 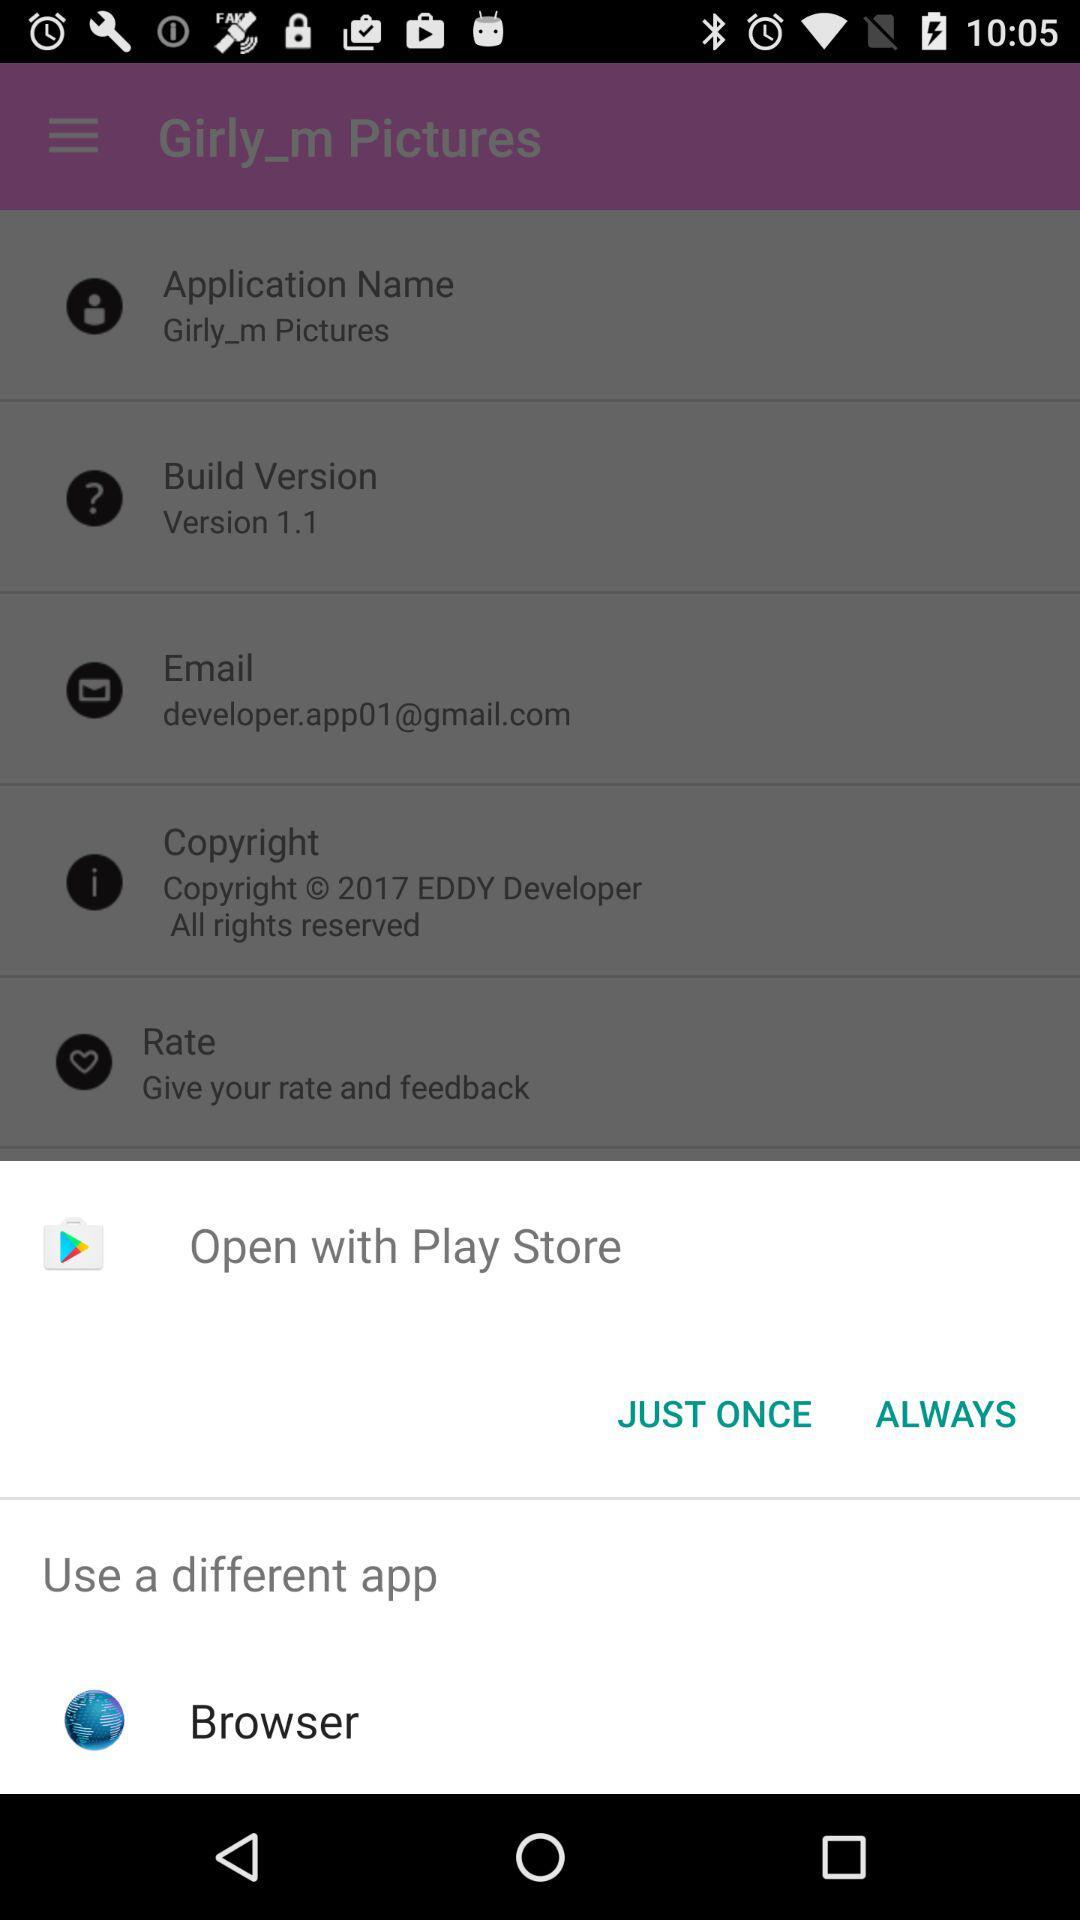 I want to click on icon to the left of always icon, so click(x=713, y=1411).